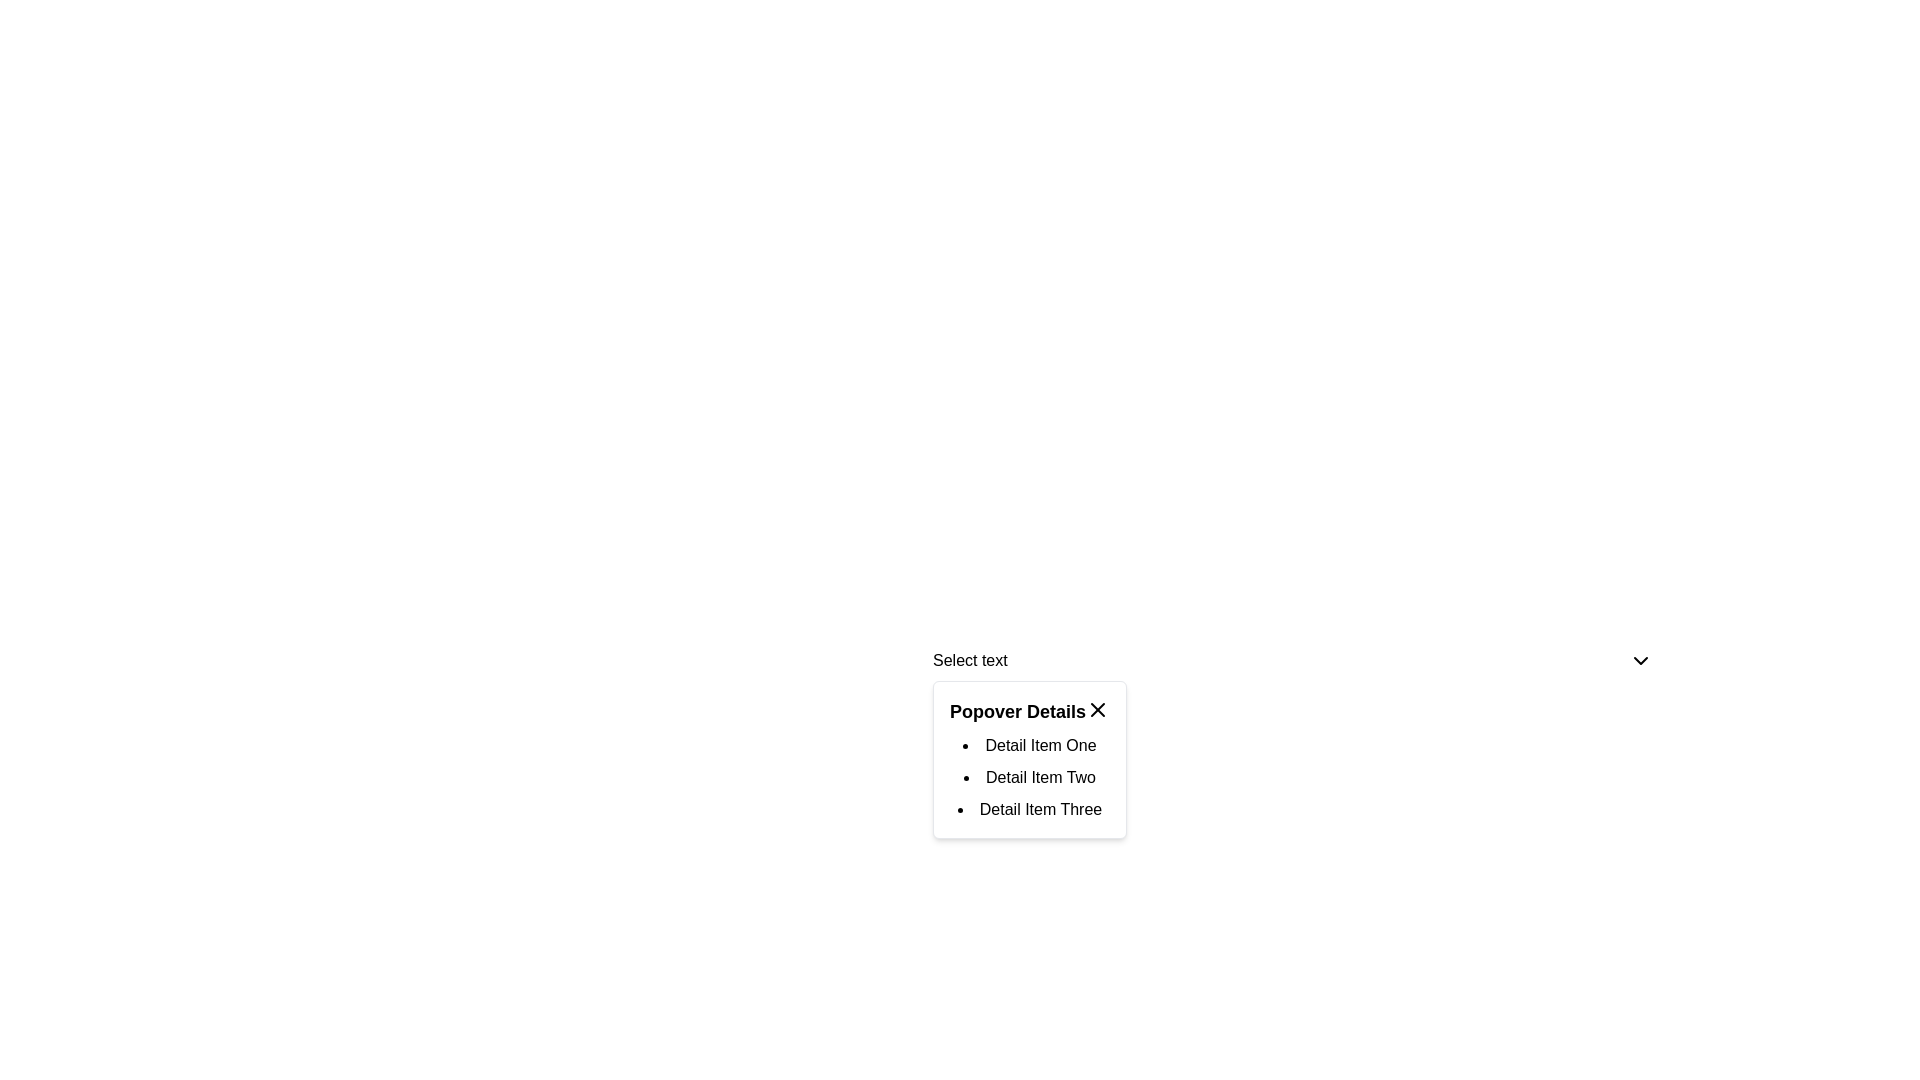  Describe the element at coordinates (1030, 810) in the screenshot. I see `static text item labeled 'Detail Item Three' located as the third item in a vertical bulleted list within a popover, positioned below 'Detail Item One' and 'Detail Item Two'` at that location.